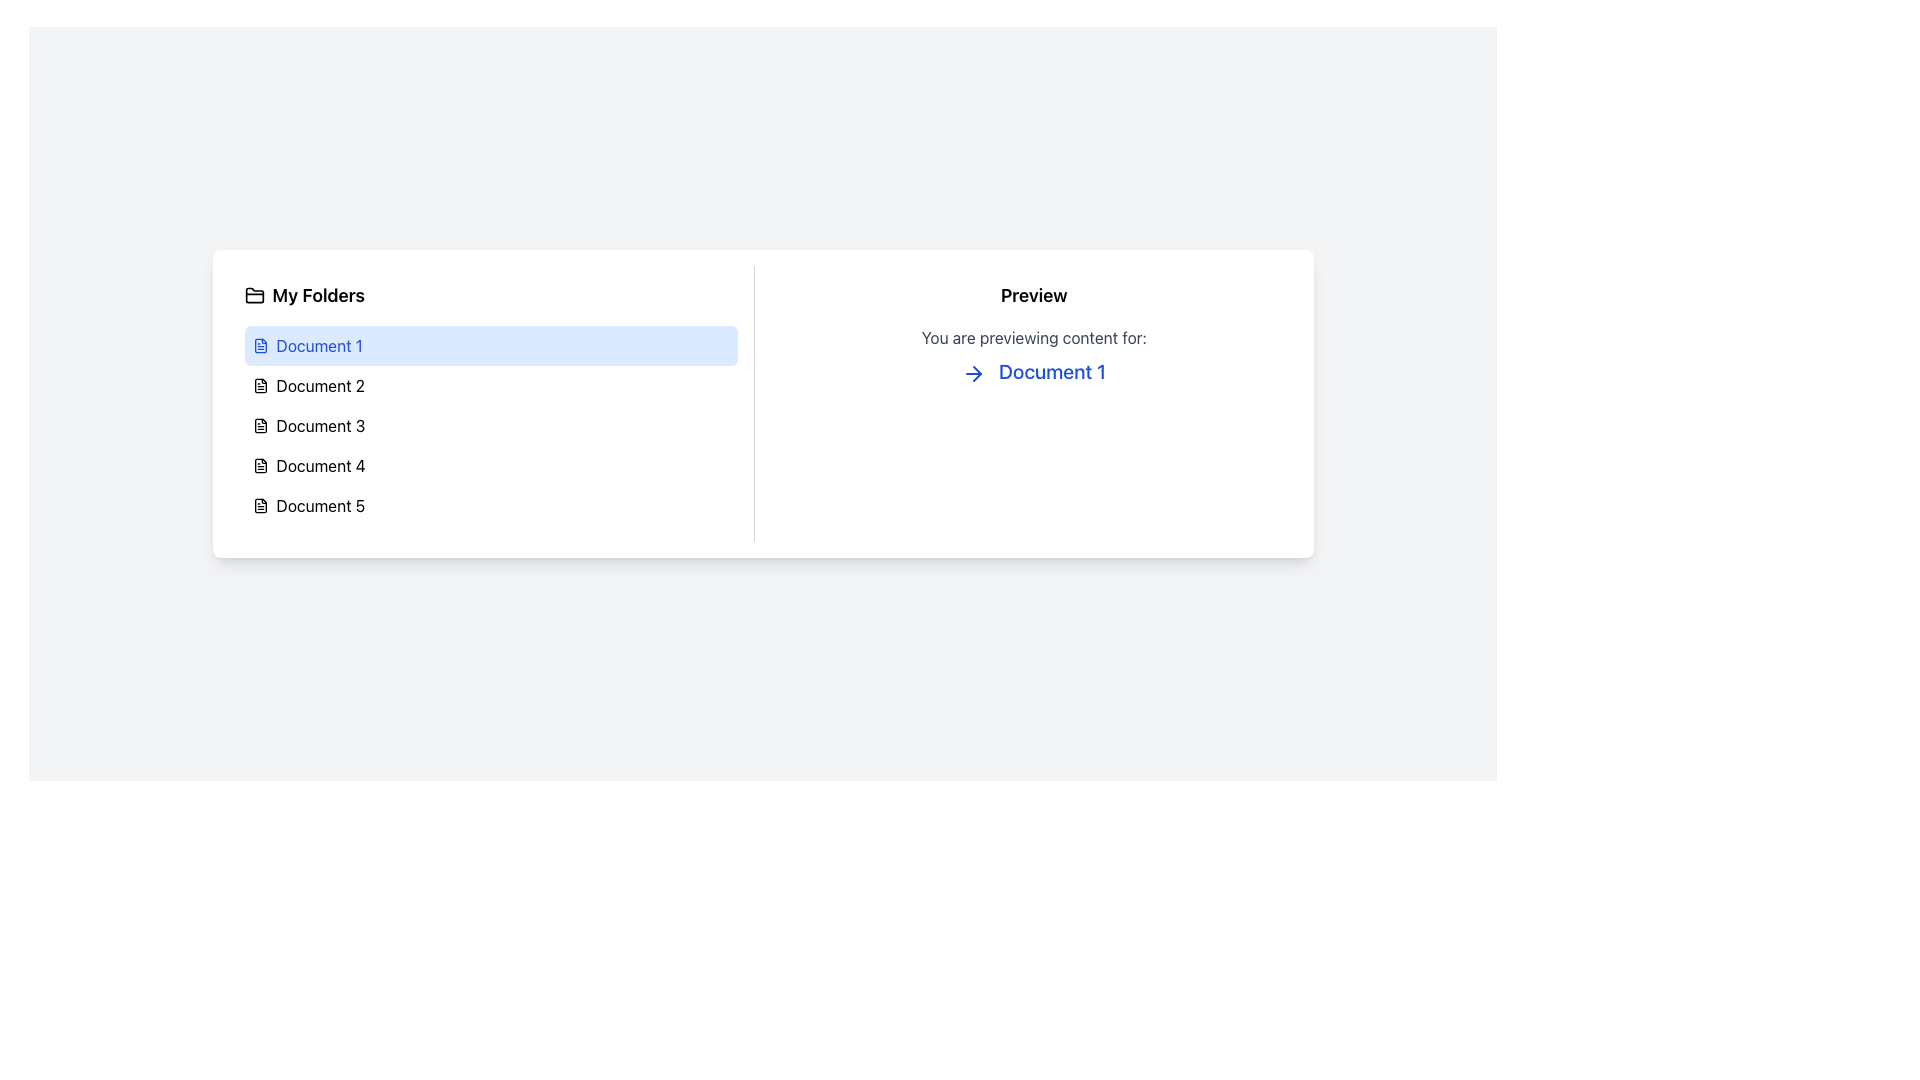 The width and height of the screenshot is (1920, 1080). I want to click on the icon representing 'Document 3' located to the left of the text in the list of folder items under 'My Folders.' This is the third item in the vertical list, so click(259, 424).